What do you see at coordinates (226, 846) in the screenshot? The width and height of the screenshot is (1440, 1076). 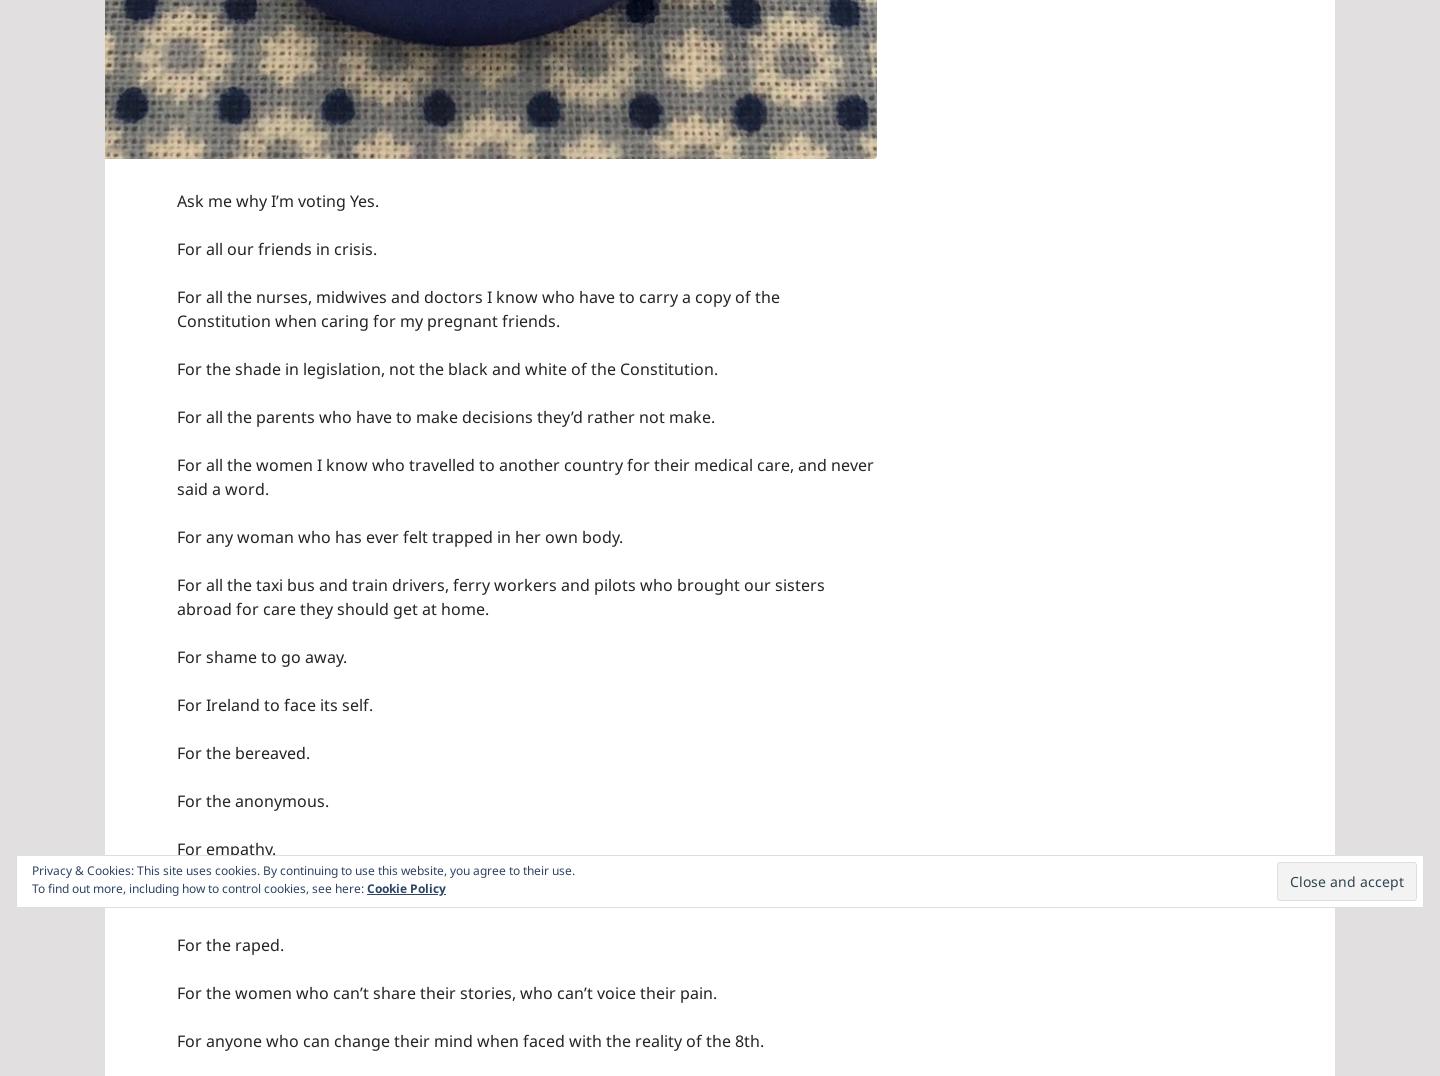 I see `'For empathy.'` at bounding box center [226, 846].